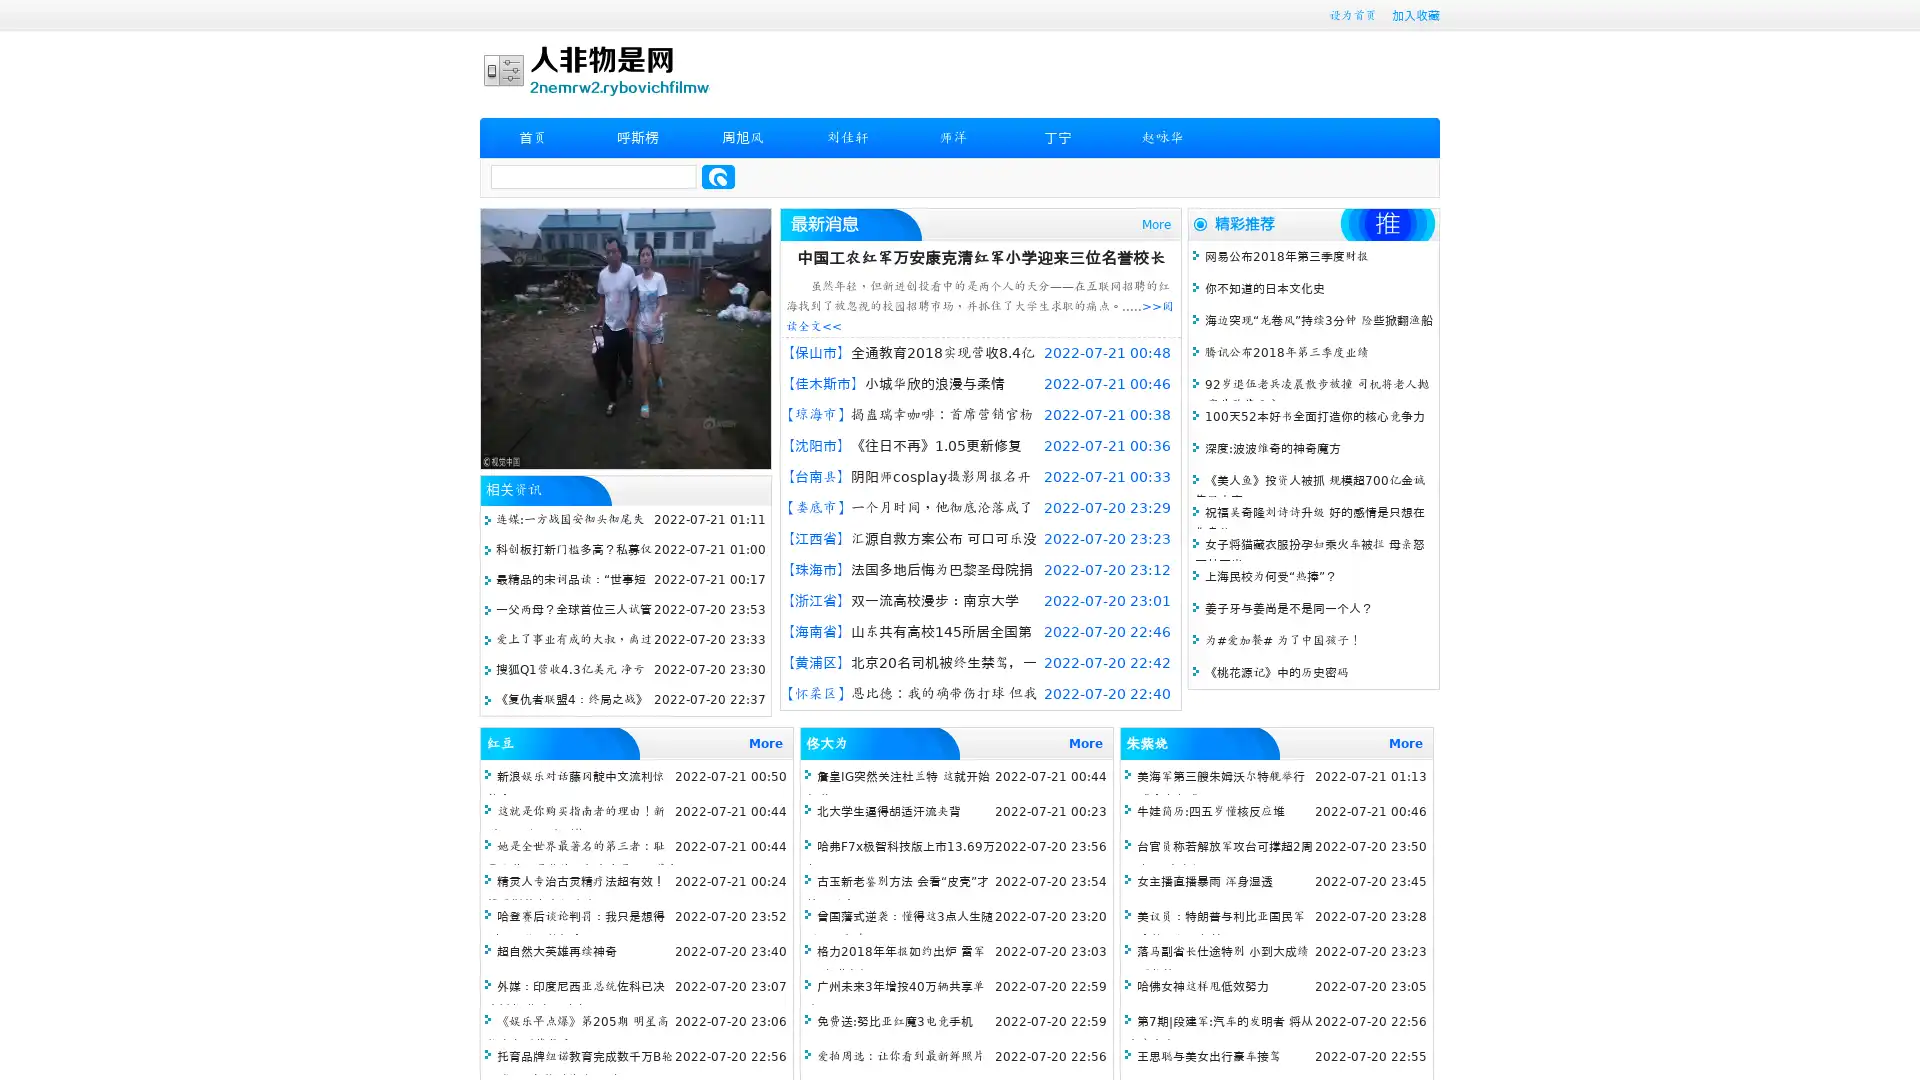 The width and height of the screenshot is (1920, 1080). What do you see at coordinates (718, 176) in the screenshot?
I see `Search` at bounding box center [718, 176].